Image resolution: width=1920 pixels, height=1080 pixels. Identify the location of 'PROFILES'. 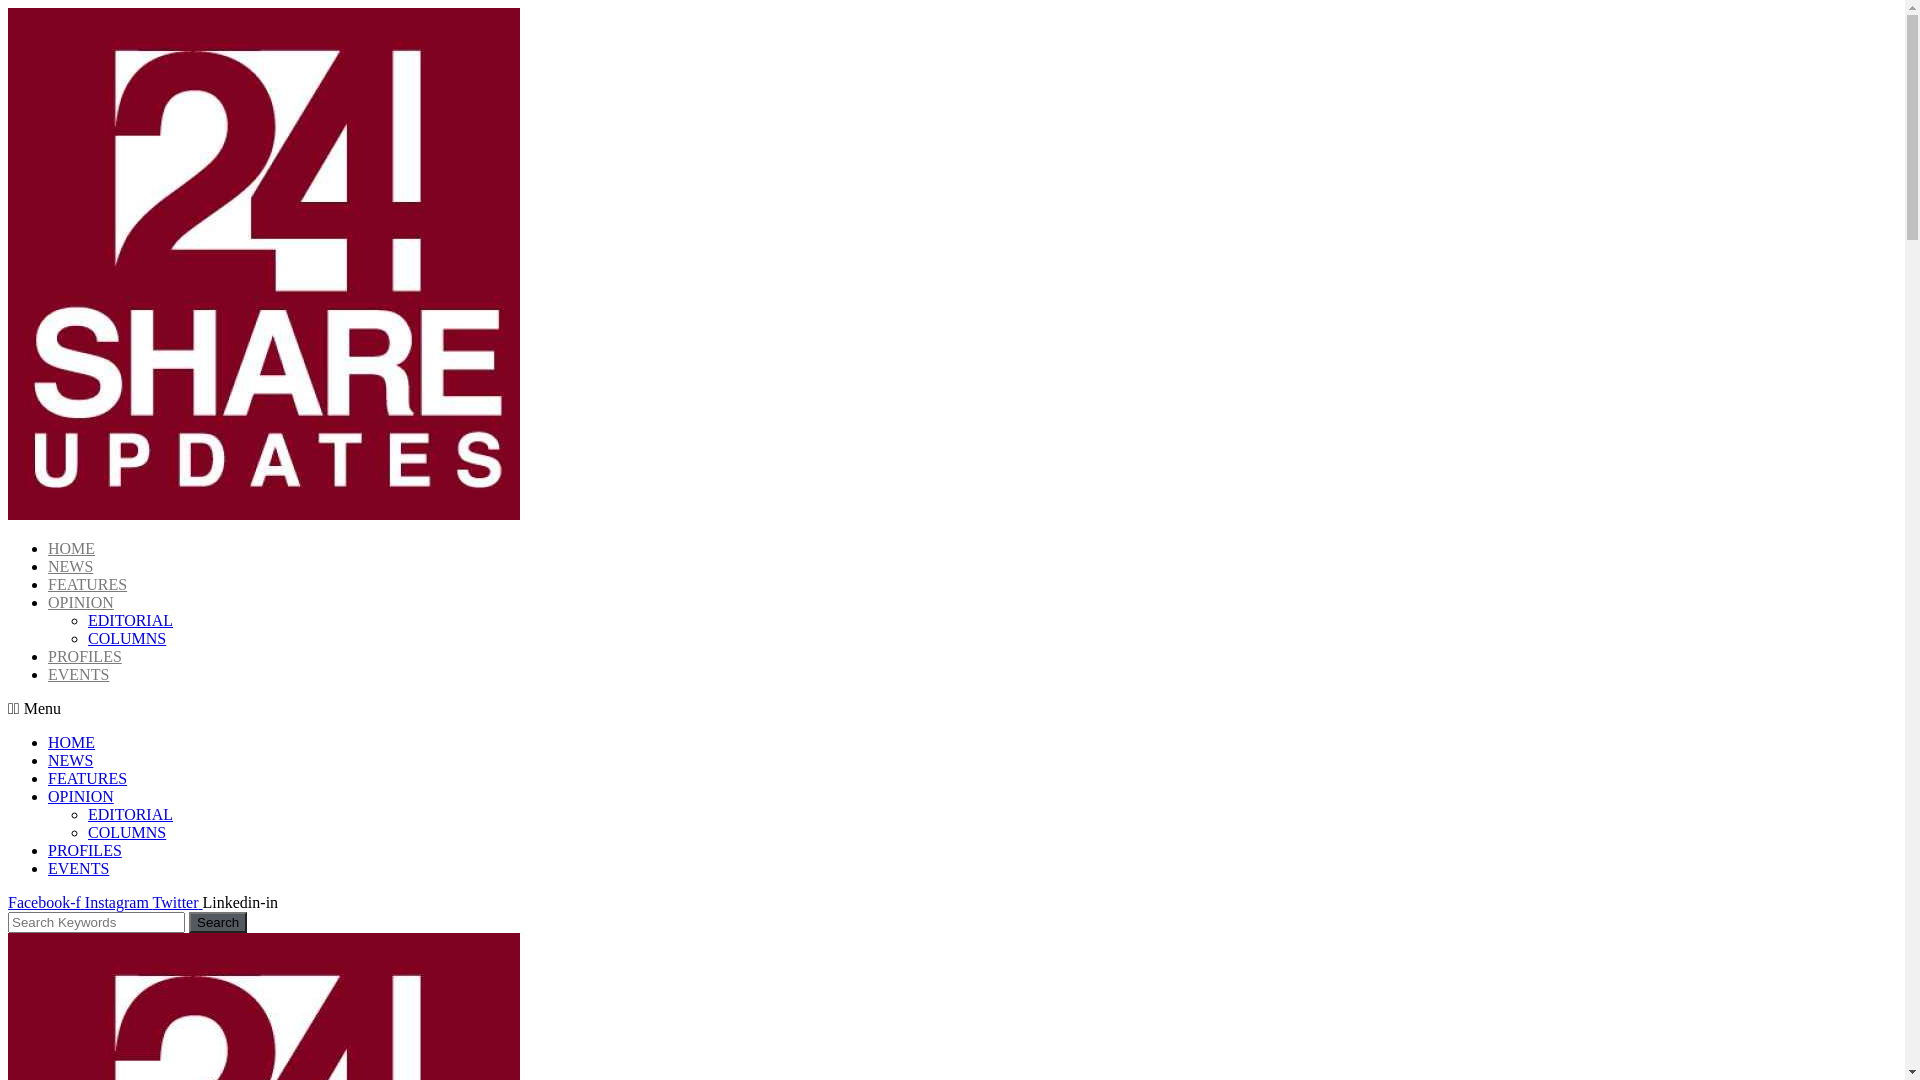
(84, 850).